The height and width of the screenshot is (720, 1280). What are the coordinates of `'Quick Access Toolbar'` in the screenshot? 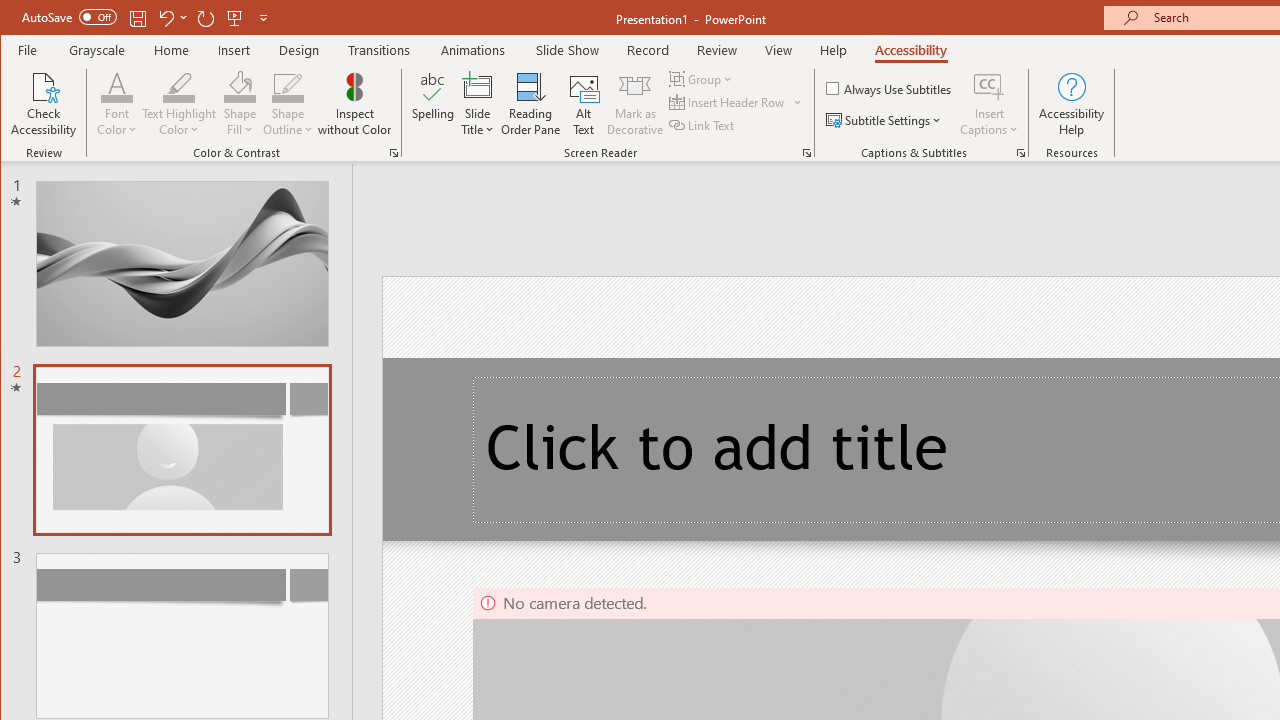 It's located at (145, 18).